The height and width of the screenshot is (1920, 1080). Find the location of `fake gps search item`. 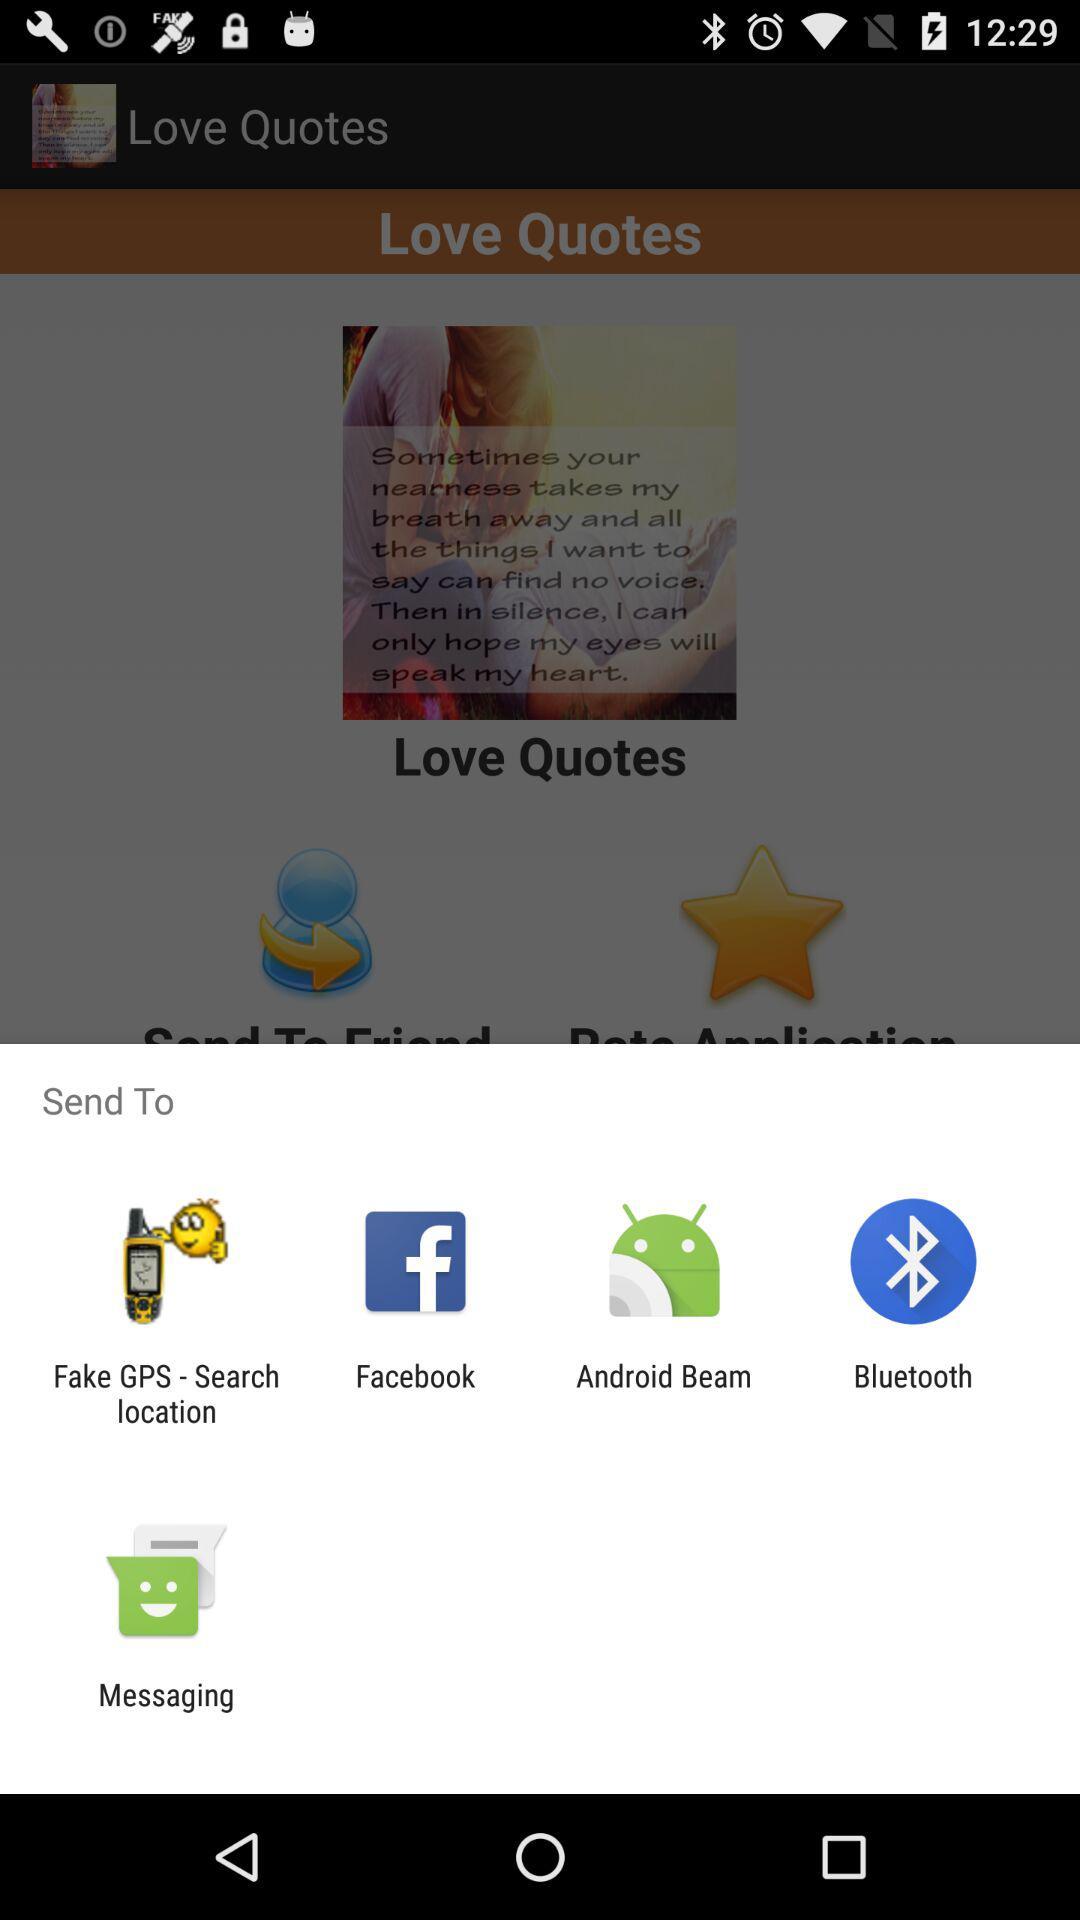

fake gps search item is located at coordinates (165, 1392).